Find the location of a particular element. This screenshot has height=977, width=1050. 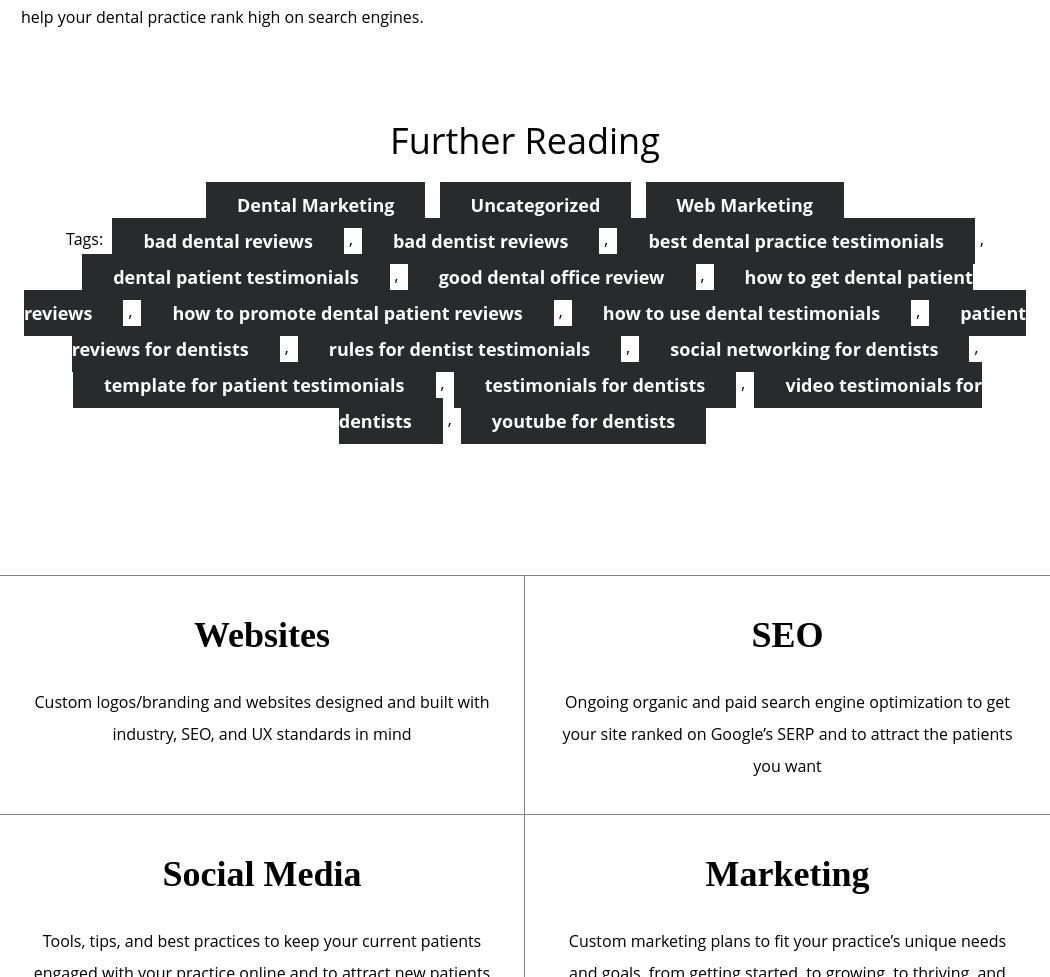

'Dental Marketing' is located at coordinates (315, 203).